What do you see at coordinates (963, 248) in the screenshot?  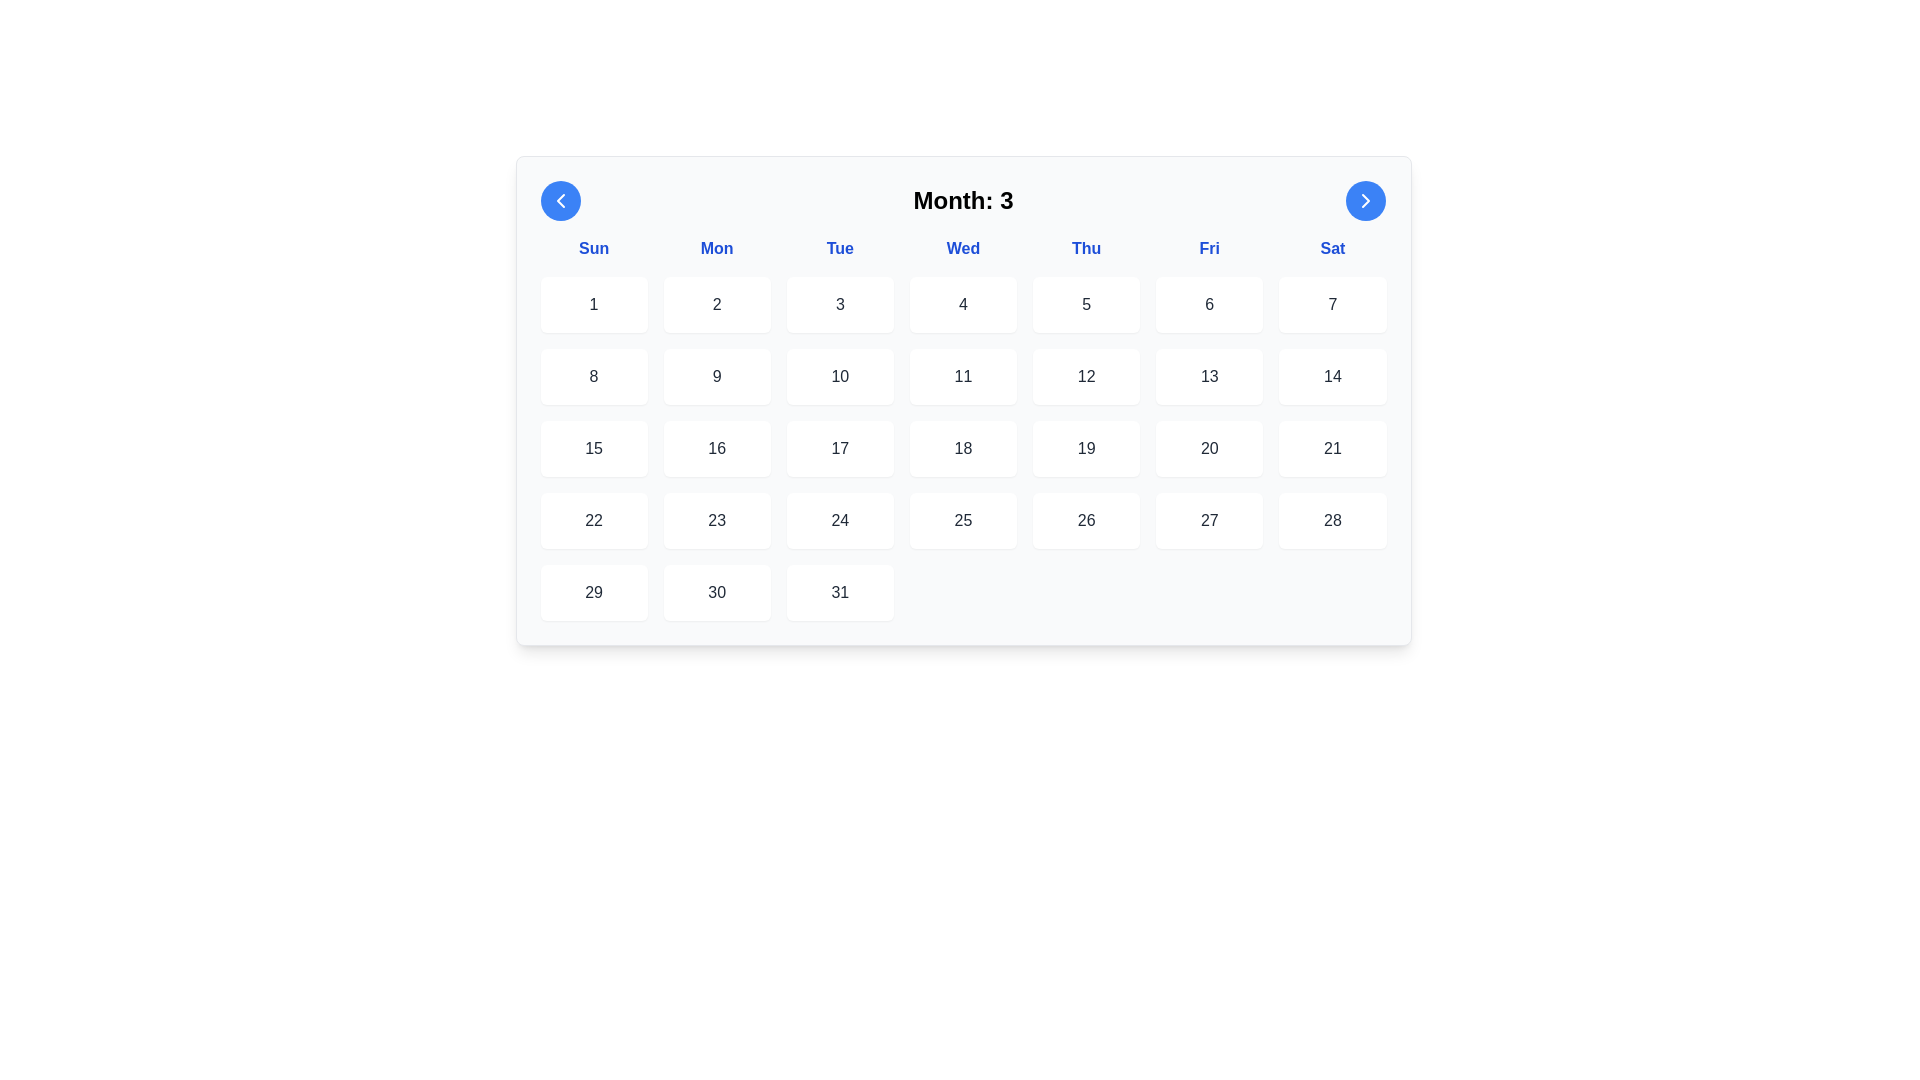 I see `the Label displaying the abbreviated day names ('Sun', 'Mon', 'Tue', 'Wed', 'Thu', 'Fri', 'Sat') which is styled with bold blue text and located beneath the current month header` at bounding box center [963, 248].